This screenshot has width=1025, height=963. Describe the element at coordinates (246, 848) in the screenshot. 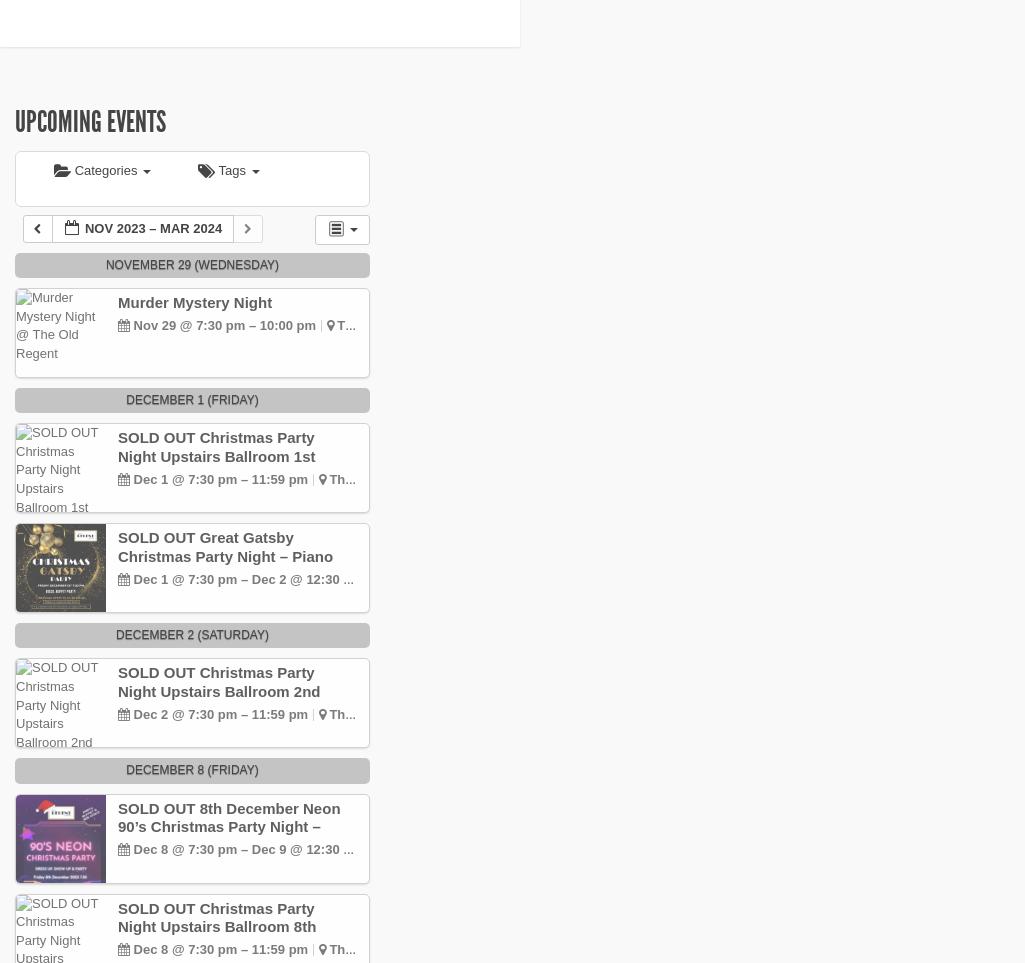

I see `'Dec 8 @ 7:30 pm – Dec 9 @ 12:30 am'` at that location.